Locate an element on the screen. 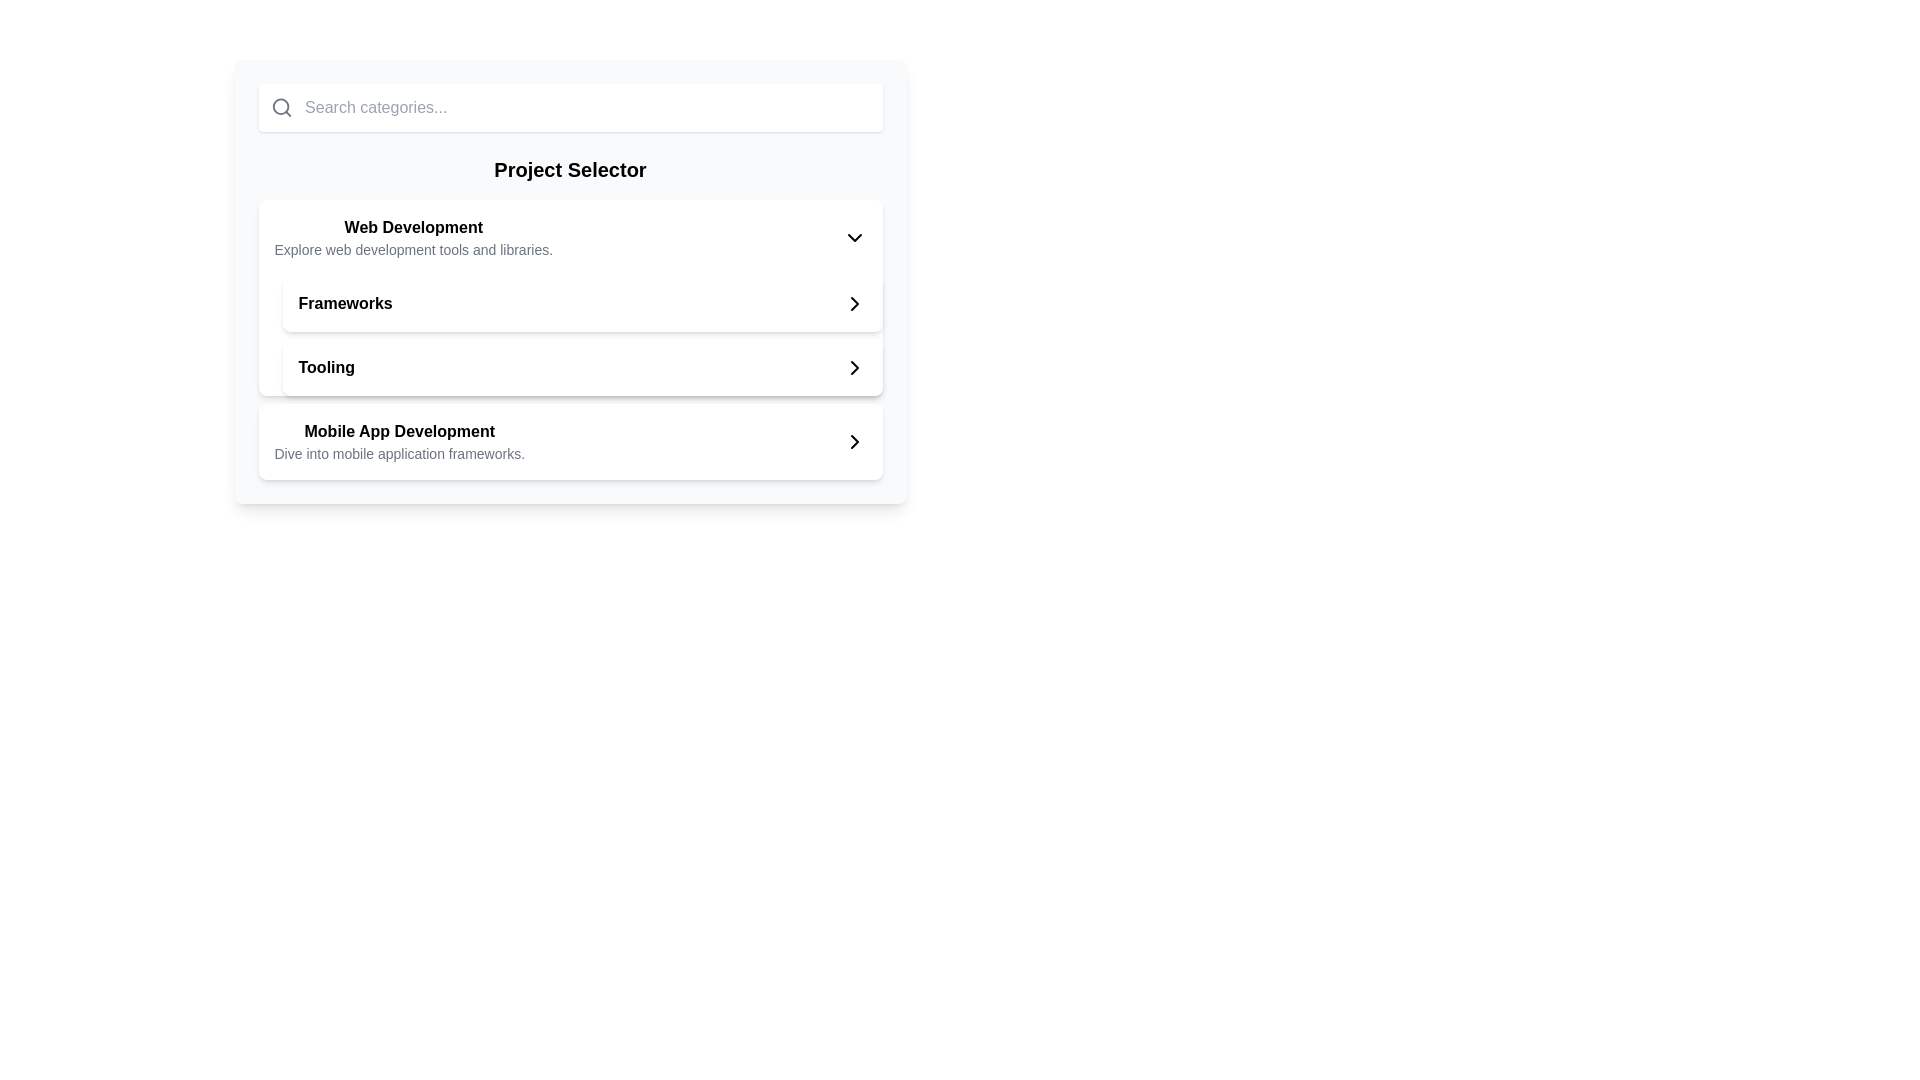  the Chevron icon located at the right edge of the 'Frameworks' entry is located at coordinates (854, 304).